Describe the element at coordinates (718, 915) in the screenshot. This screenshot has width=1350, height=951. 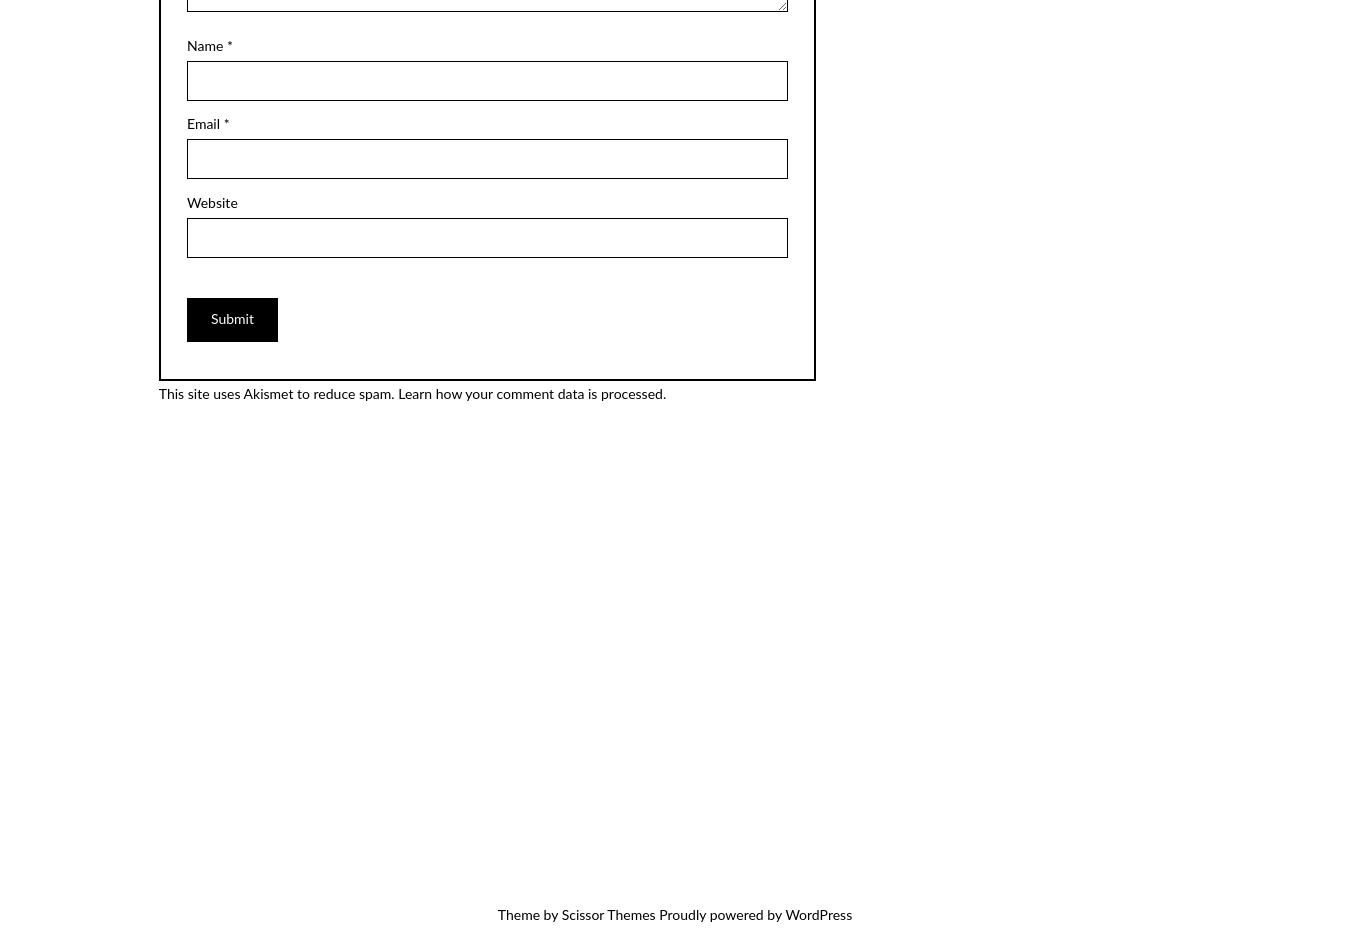
I see `'Proudly powered by'` at that location.